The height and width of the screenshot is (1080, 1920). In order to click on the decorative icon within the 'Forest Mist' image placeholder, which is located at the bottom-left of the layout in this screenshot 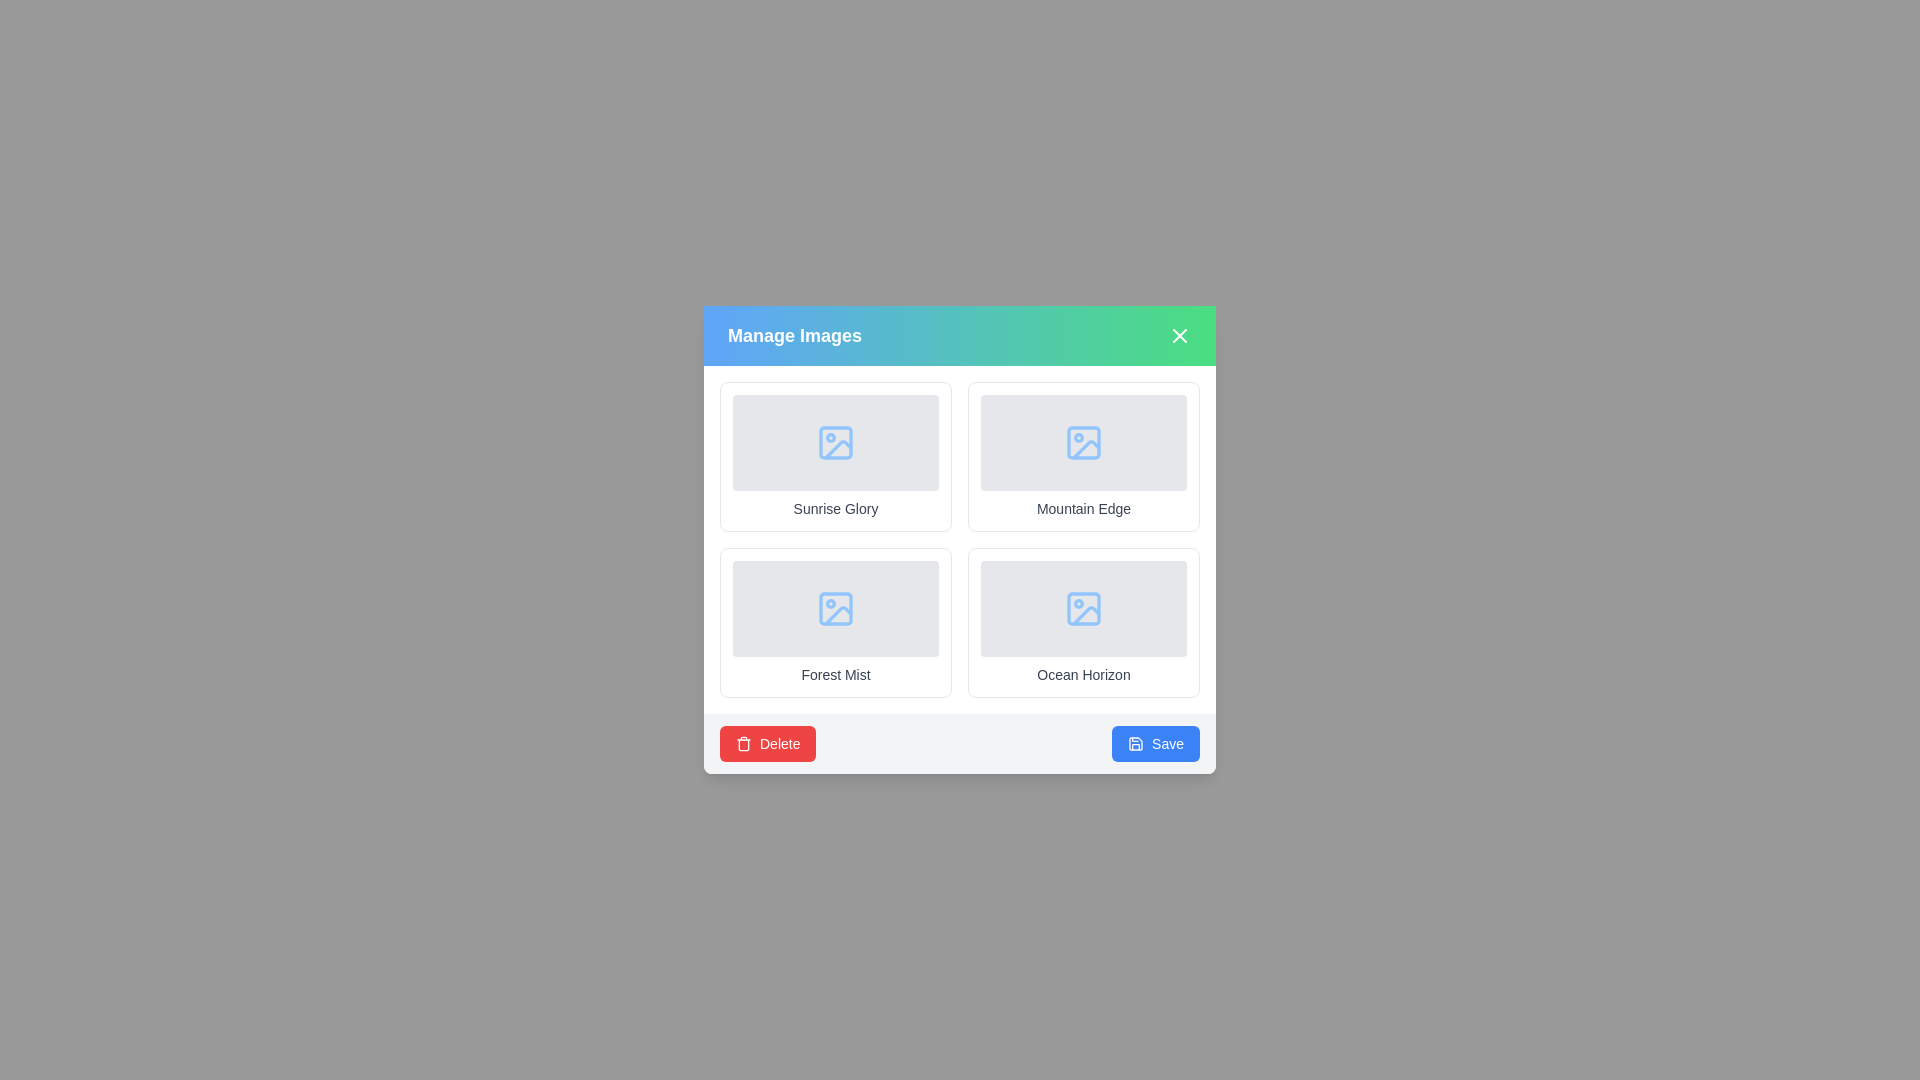, I will do `click(835, 608)`.